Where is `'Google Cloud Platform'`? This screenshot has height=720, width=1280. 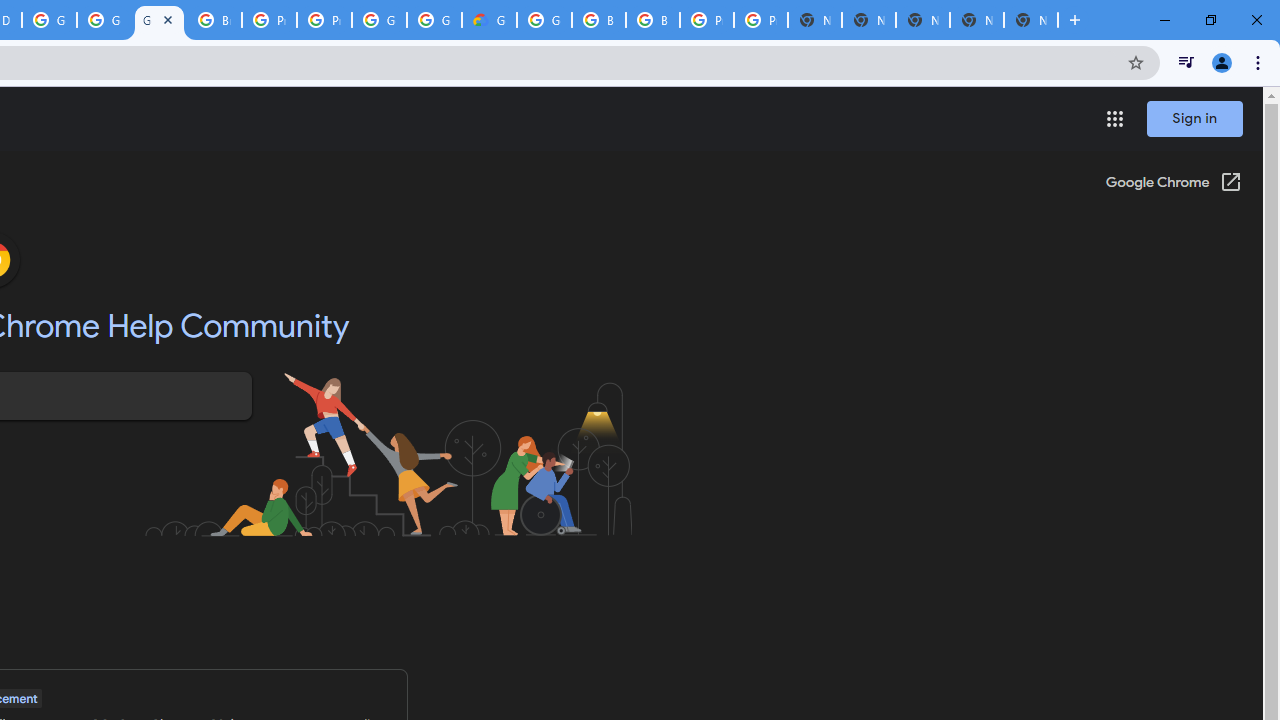 'Google Cloud Platform' is located at coordinates (49, 20).